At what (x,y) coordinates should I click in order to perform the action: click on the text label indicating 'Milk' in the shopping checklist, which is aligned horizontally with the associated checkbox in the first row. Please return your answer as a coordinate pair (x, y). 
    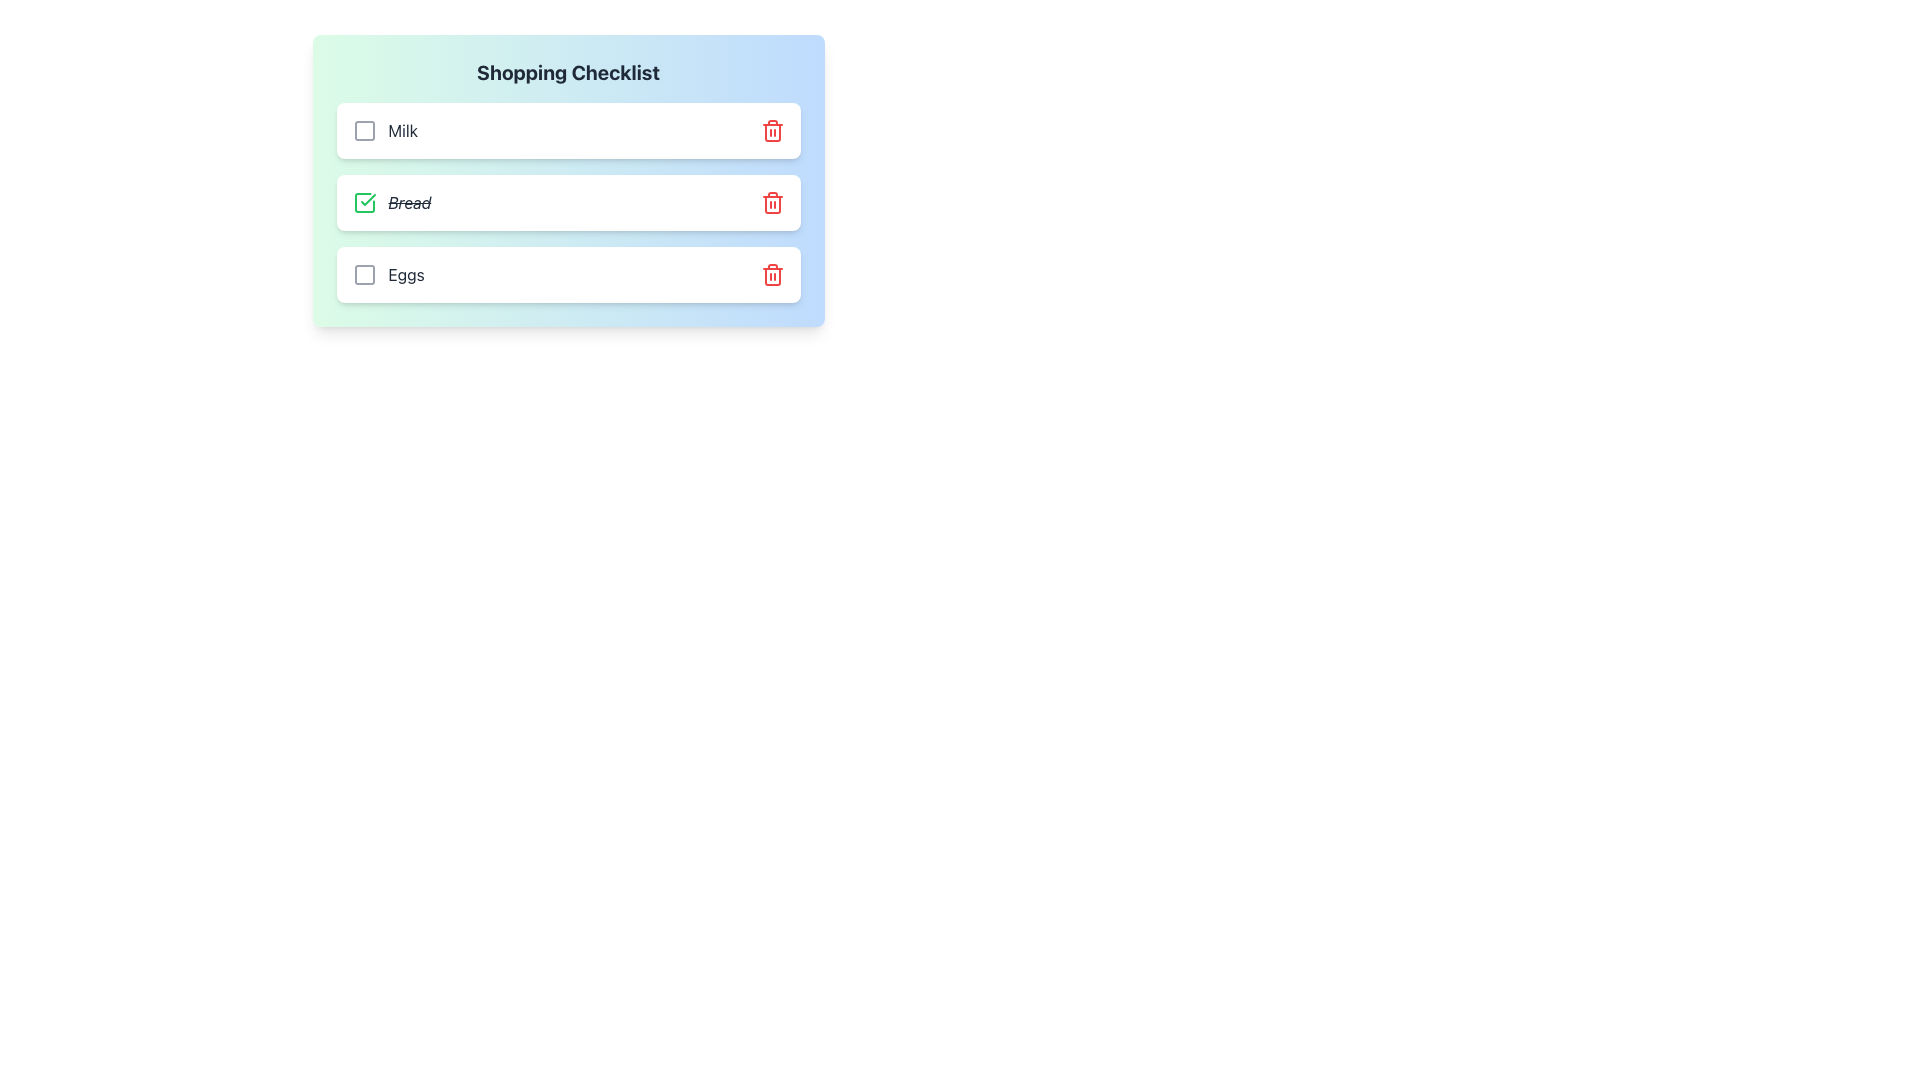
    Looking at the image, I should click on (402, 131).